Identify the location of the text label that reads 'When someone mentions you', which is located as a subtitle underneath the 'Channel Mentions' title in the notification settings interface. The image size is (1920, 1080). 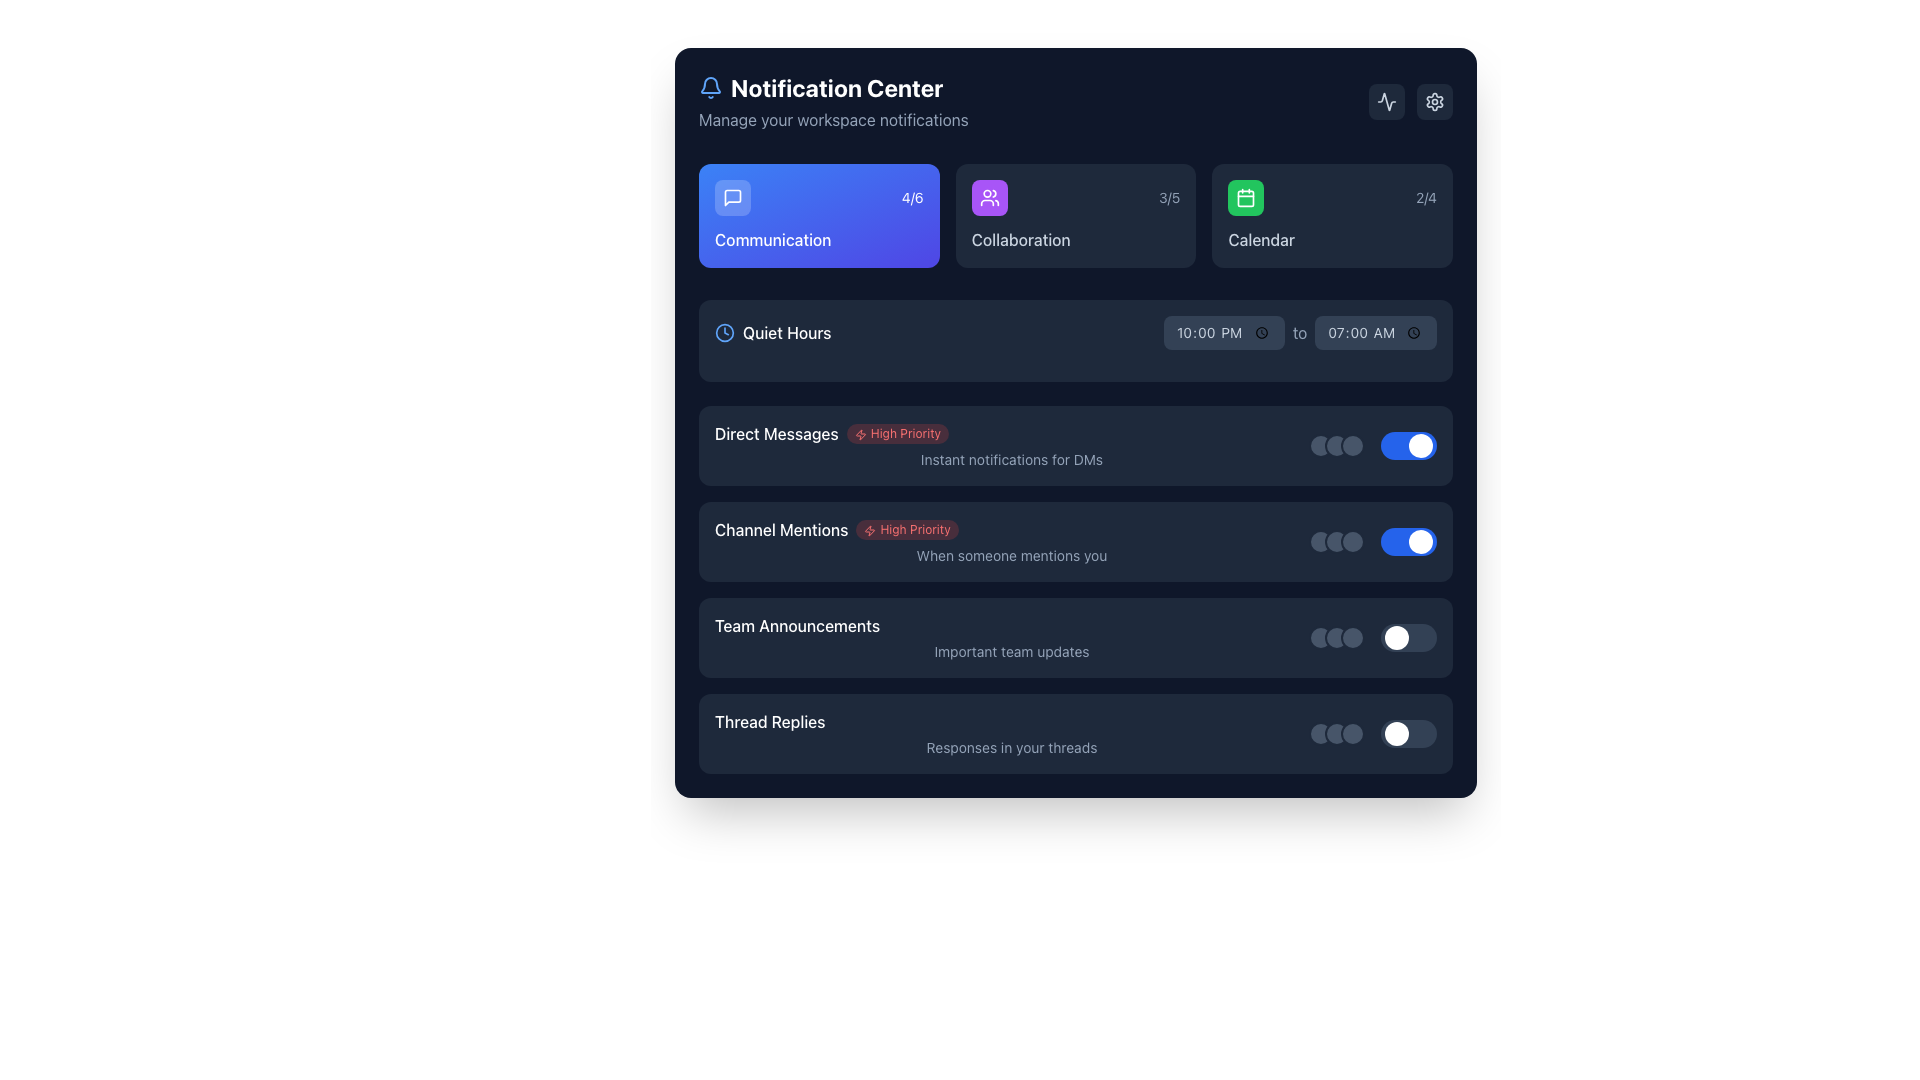
(1012, 555).